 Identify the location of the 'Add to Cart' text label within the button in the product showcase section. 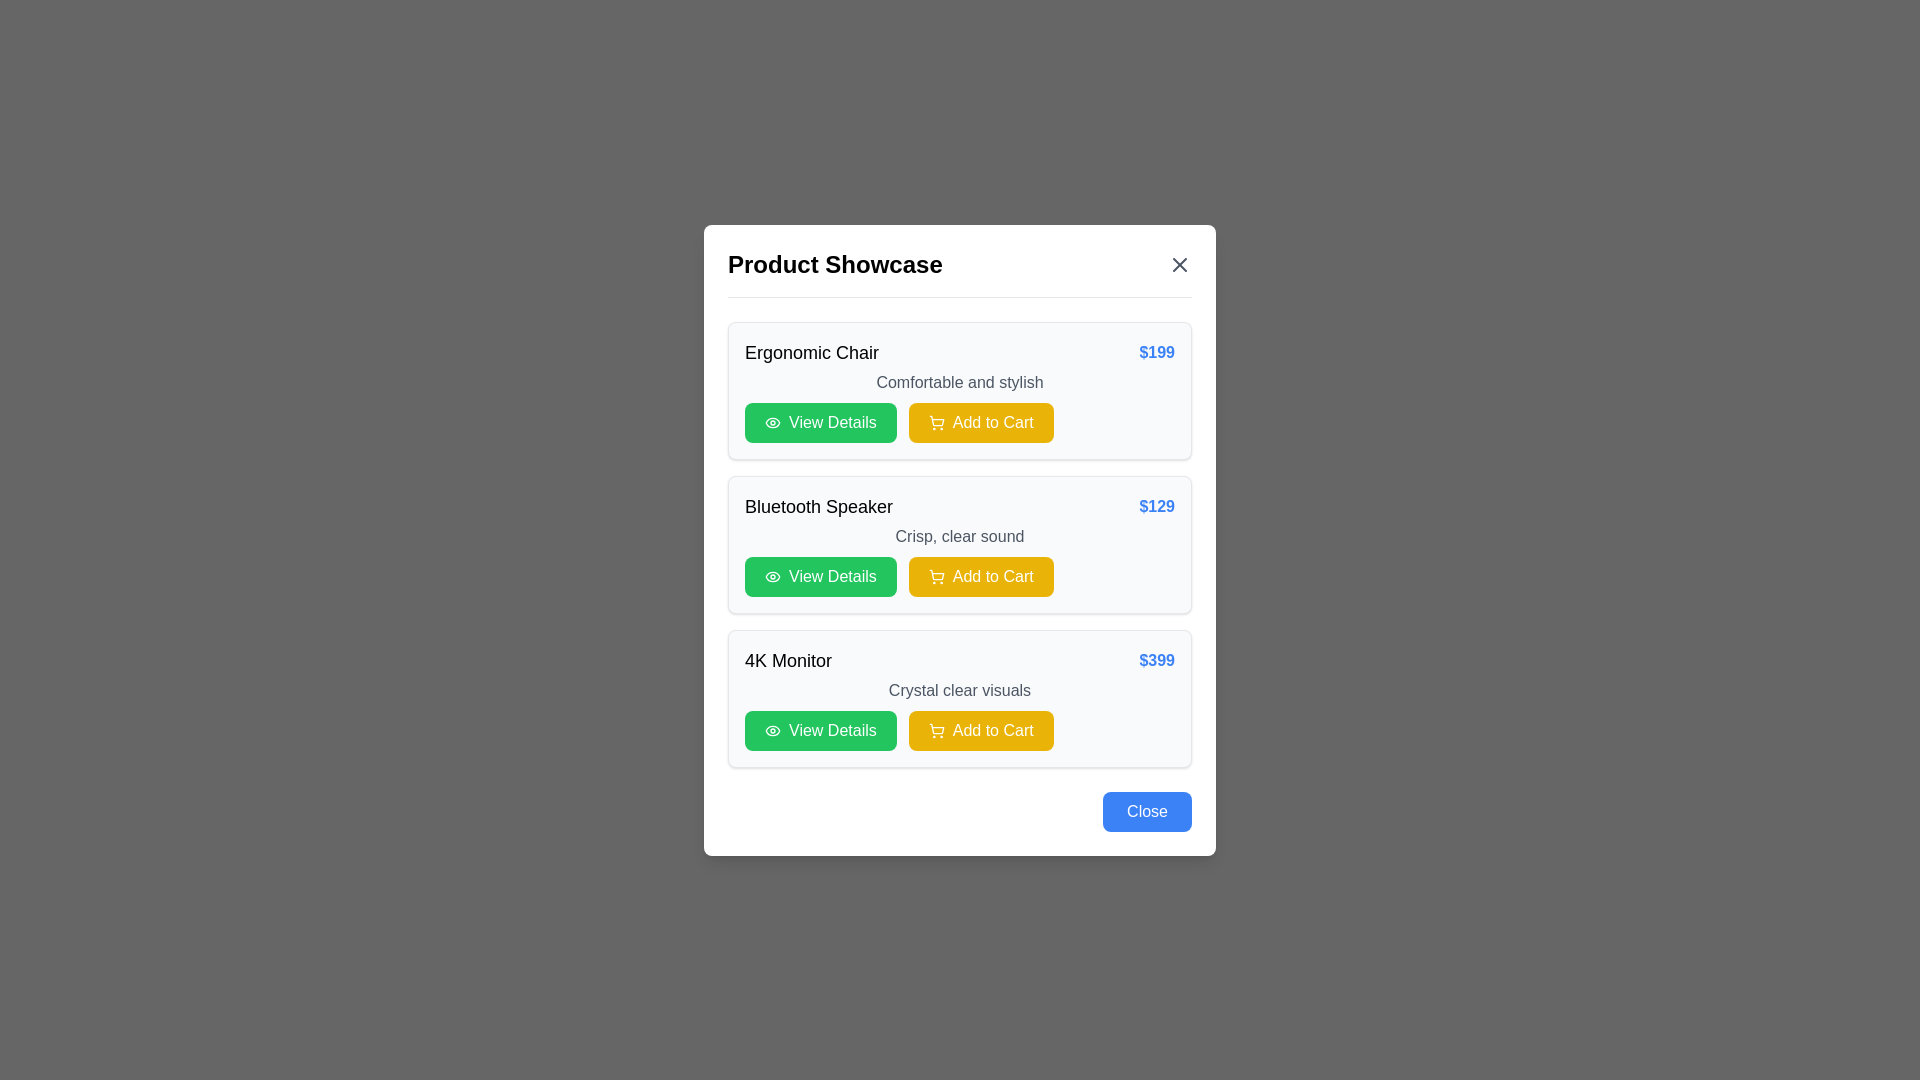
(993, 421).